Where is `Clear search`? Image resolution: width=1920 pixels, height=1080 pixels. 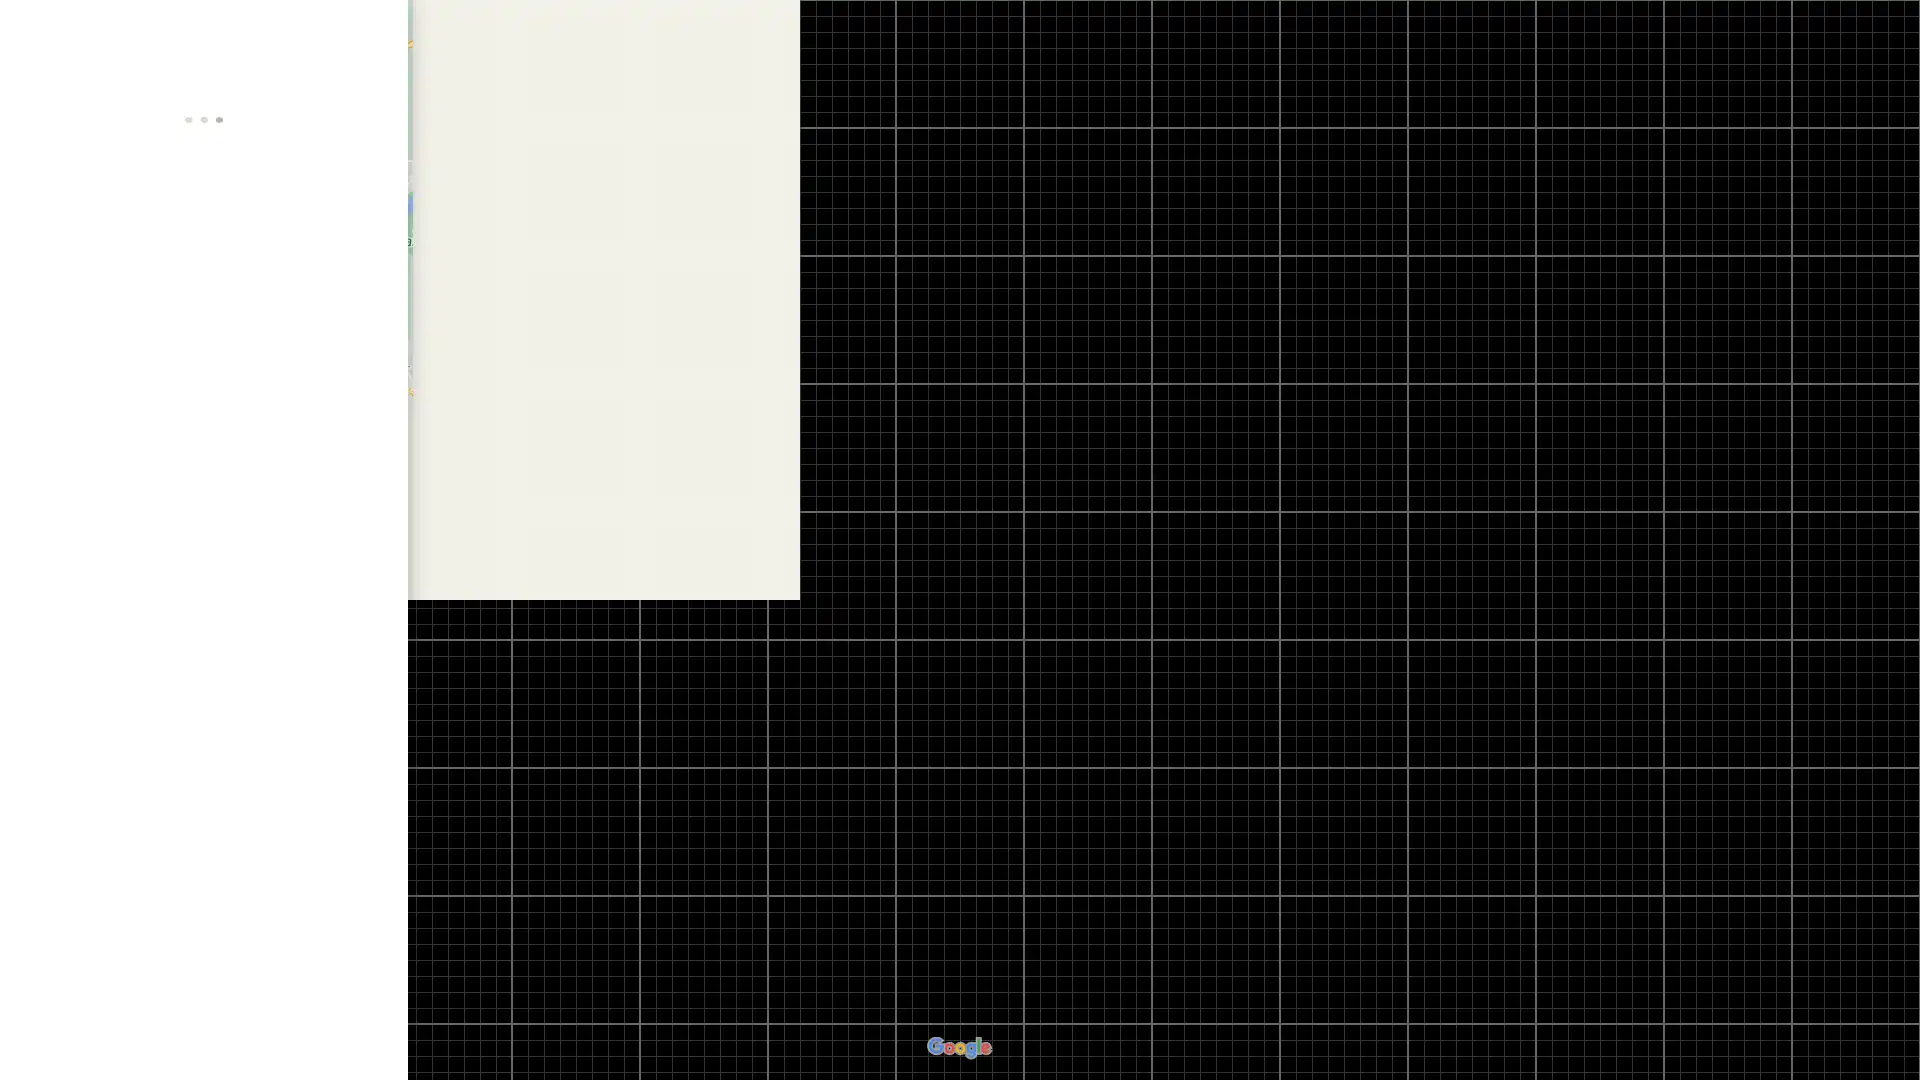 Clear search is located at coordinates (373, 31).